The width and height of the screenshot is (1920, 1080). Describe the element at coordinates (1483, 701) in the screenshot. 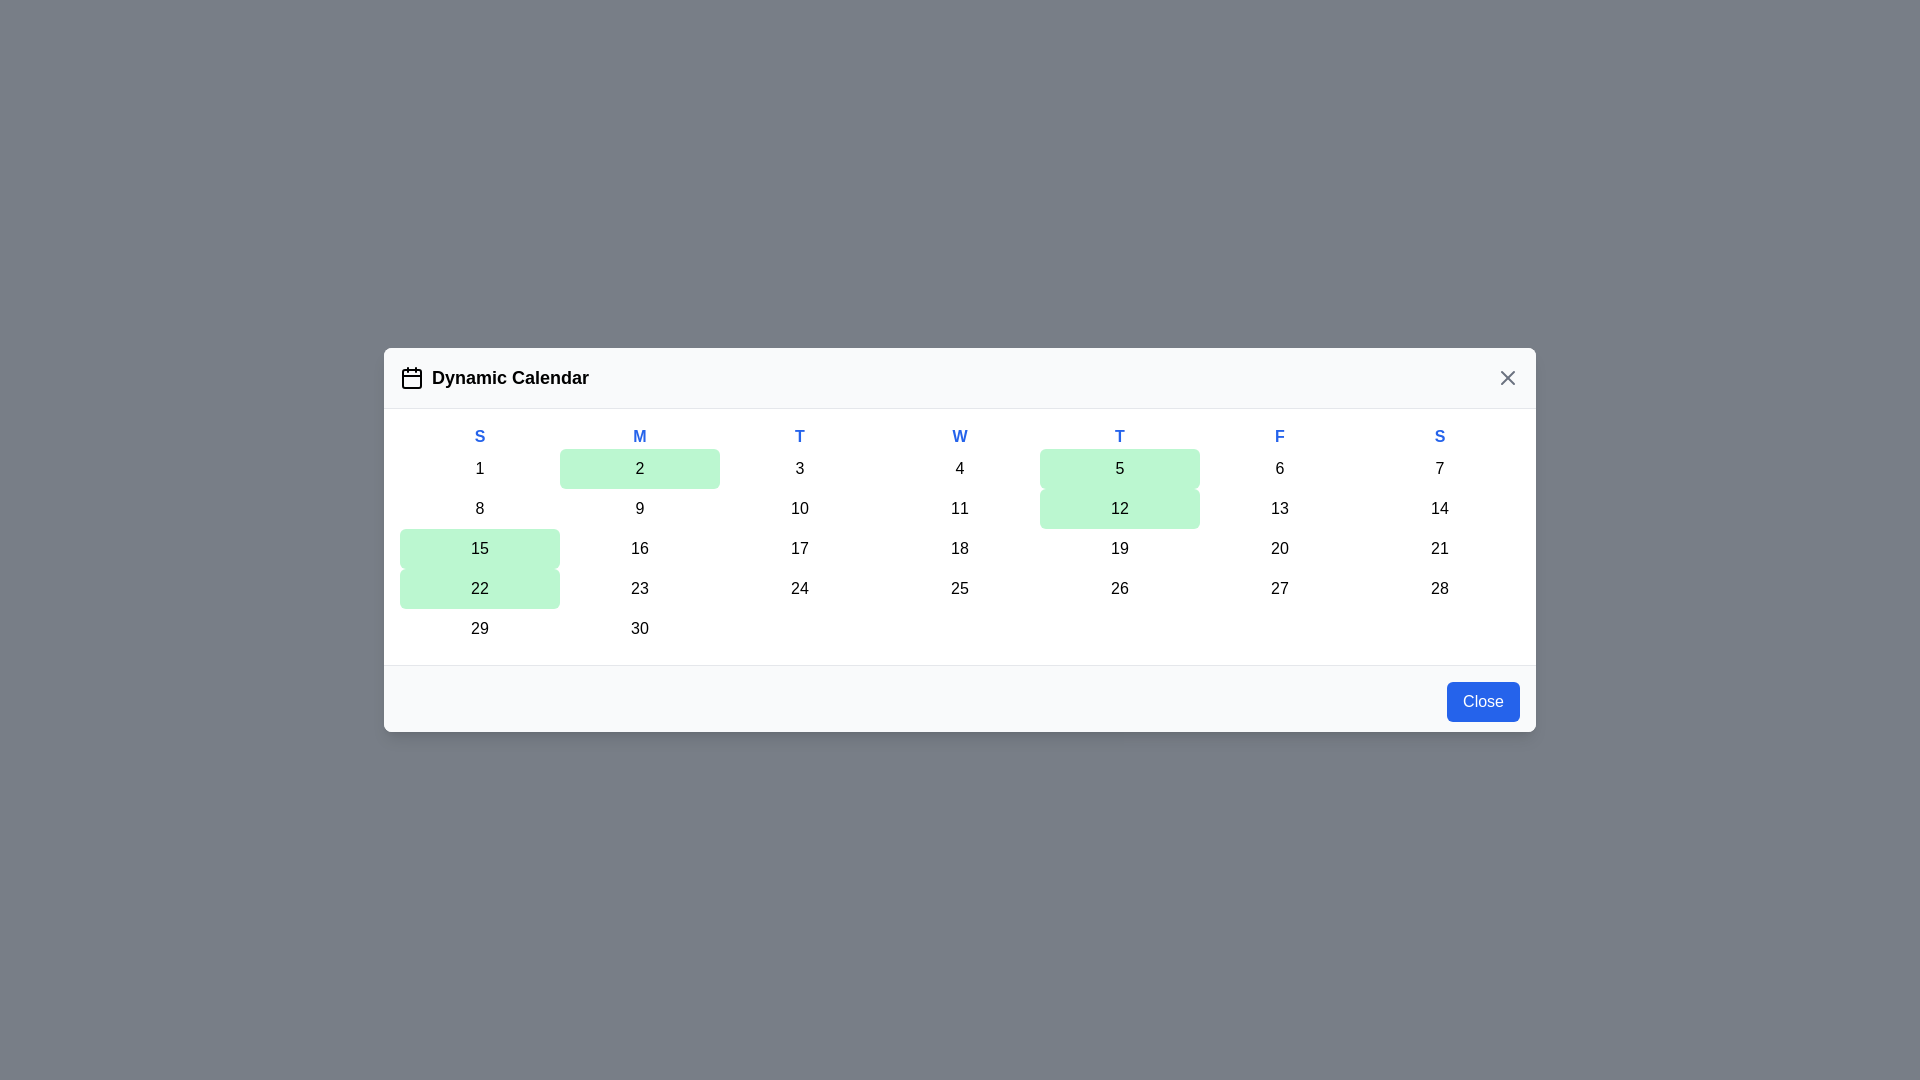

I see `the 'Close' button at the bottom-right of the component` at that location.